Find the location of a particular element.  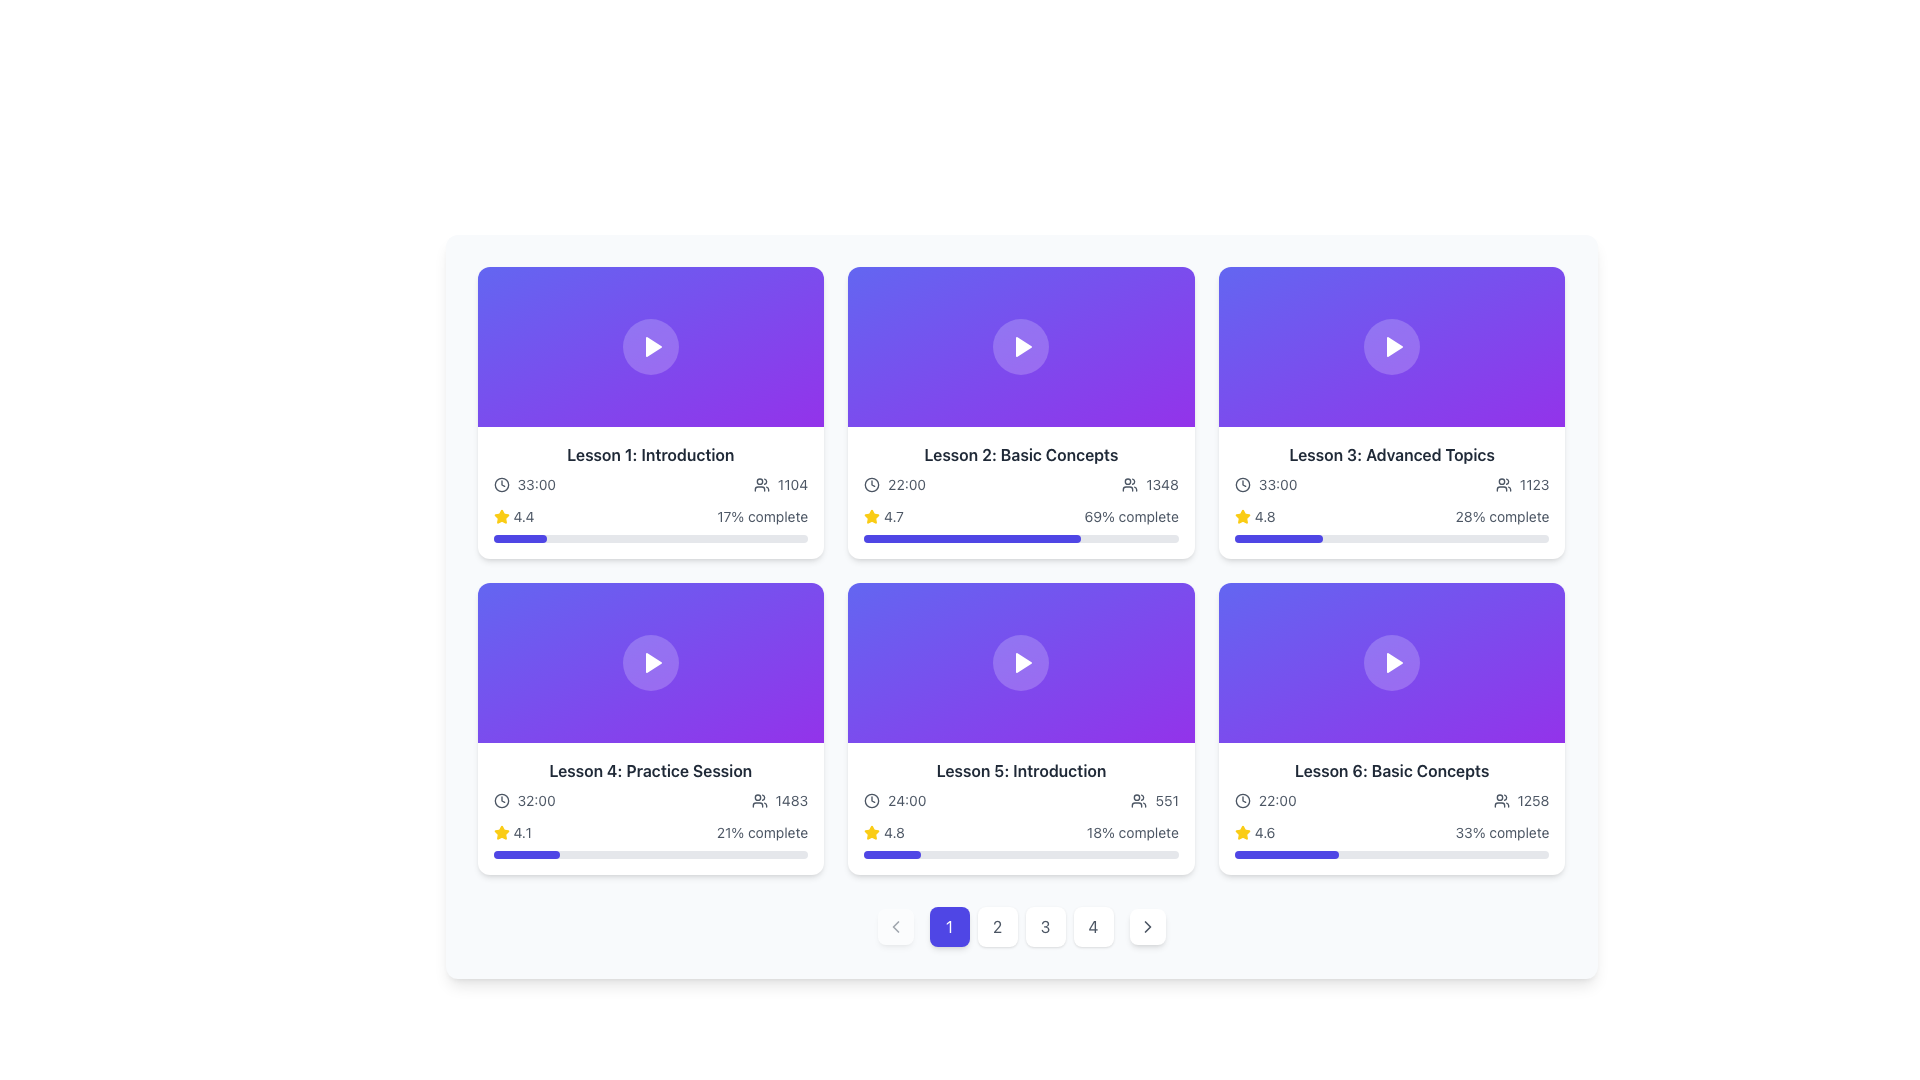

the text display showing the number '1348', which is located under the title 'Lesson 2: Basic Concepts' and to the right of the participant icon for interaction is located at coordinates (1150, 485).